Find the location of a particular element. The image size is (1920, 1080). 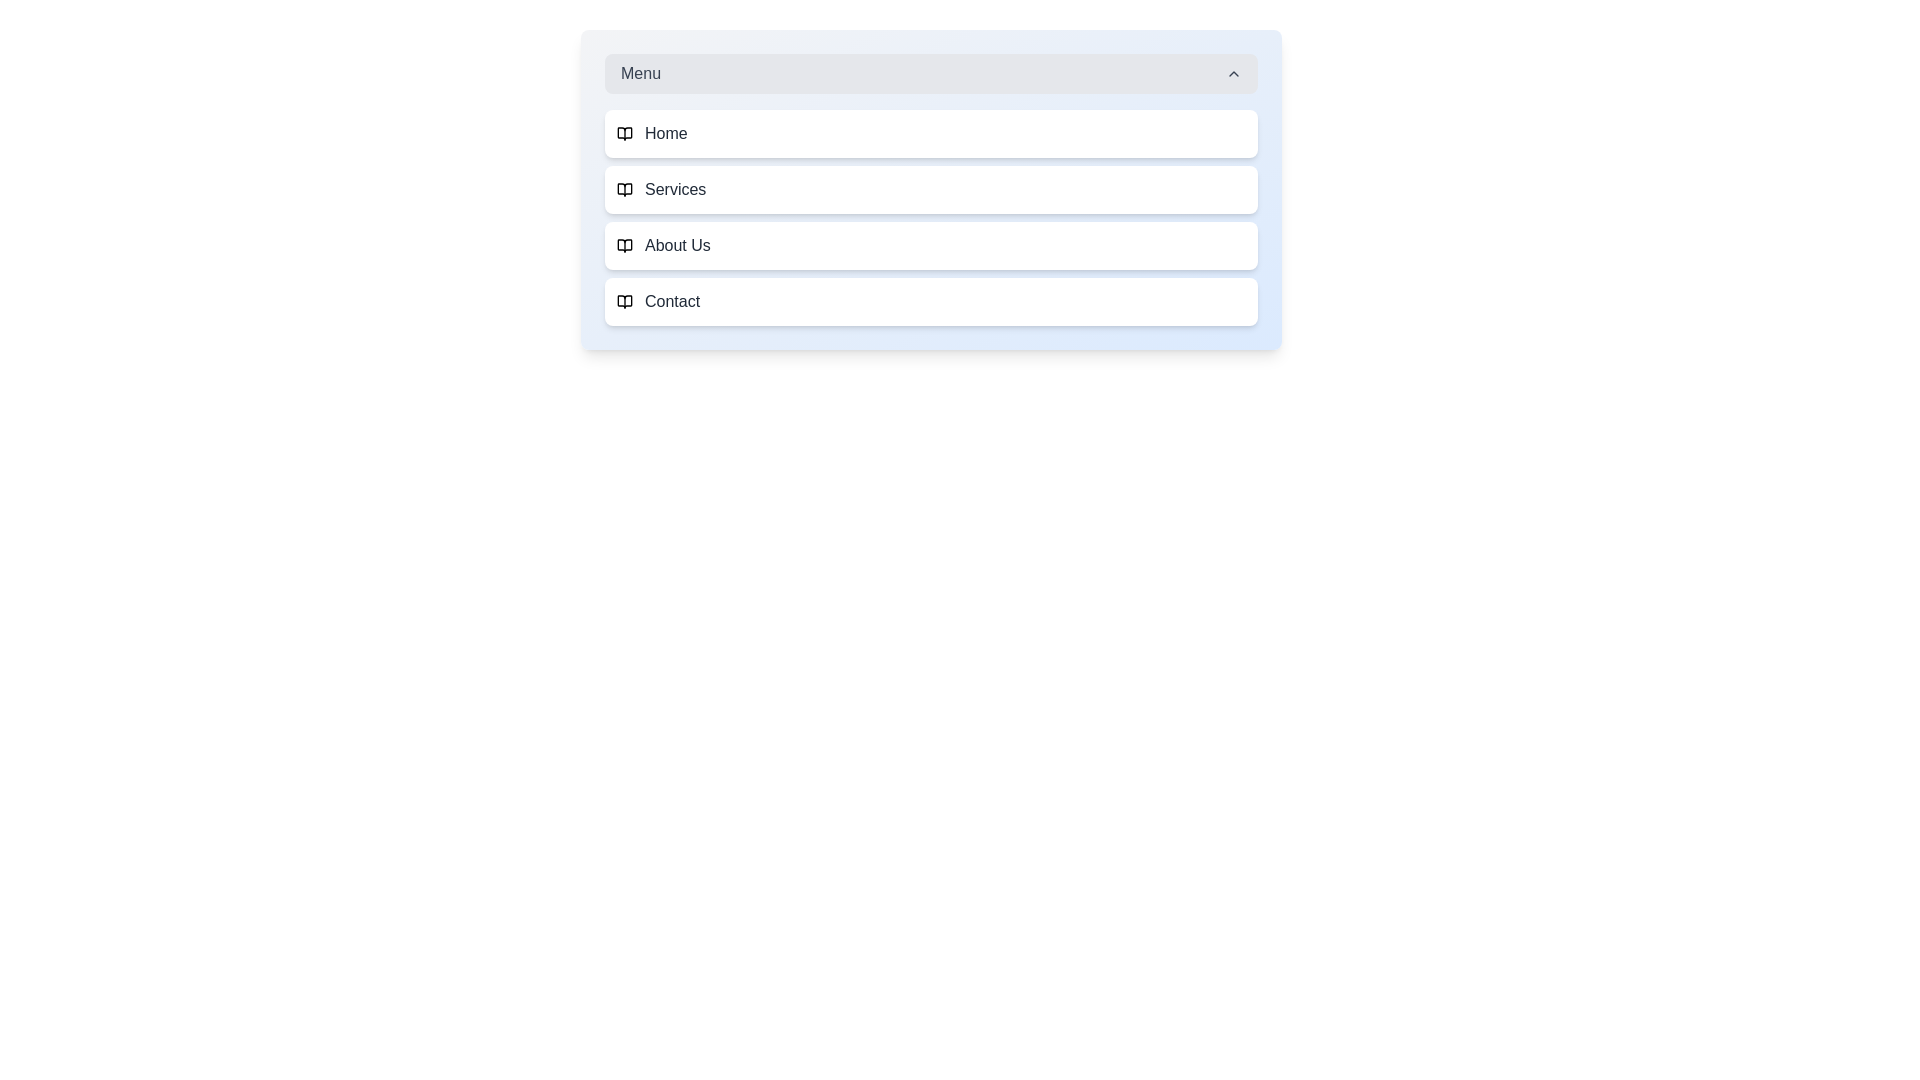

text content of the 'Services' label, which is styled in medium-sized dark gray font and positioned second in the menu list is located at coordinates (675, 189).